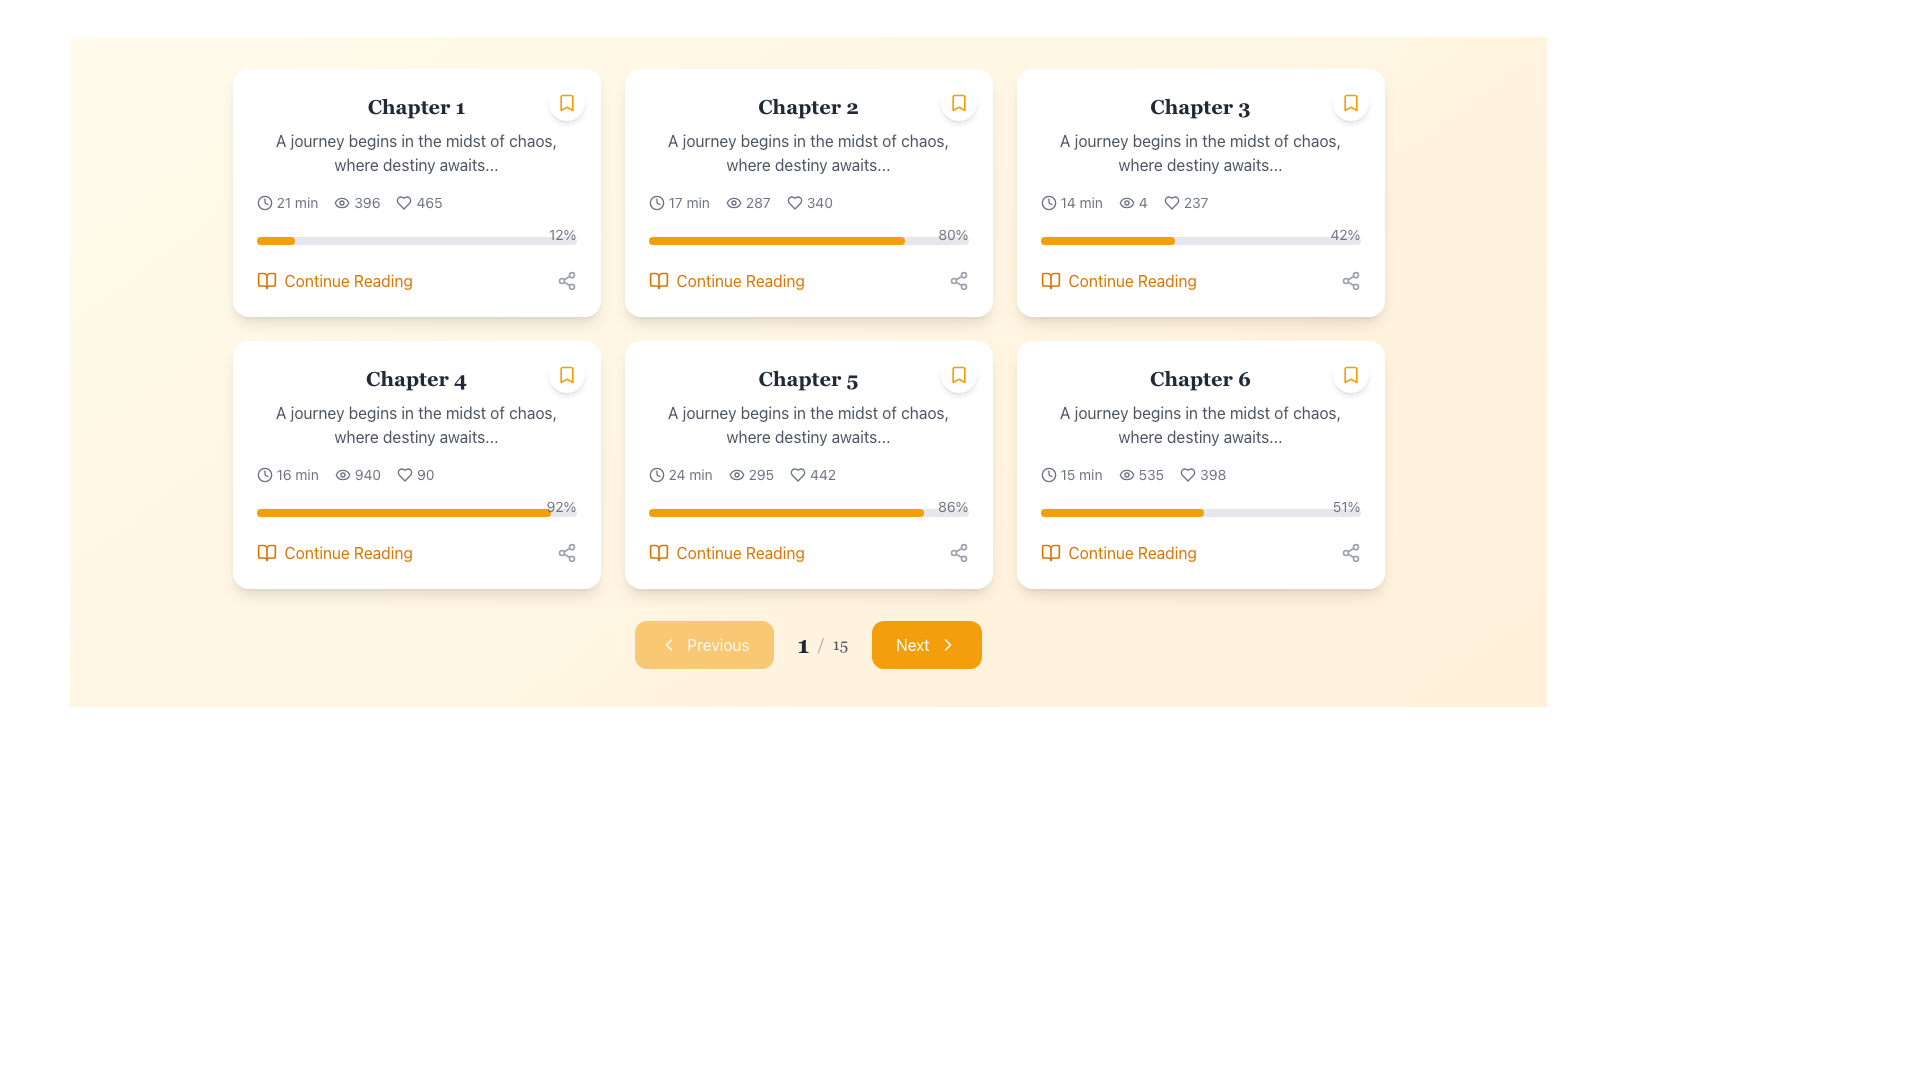 The width and height of the screenshot is (1920, 1080). Describe the element at coordinates (404, 474) in the screenshot. I see `the heart icon representing likes in Chapter 4's statistics row, which is the third icon following reading time and views` at that location.